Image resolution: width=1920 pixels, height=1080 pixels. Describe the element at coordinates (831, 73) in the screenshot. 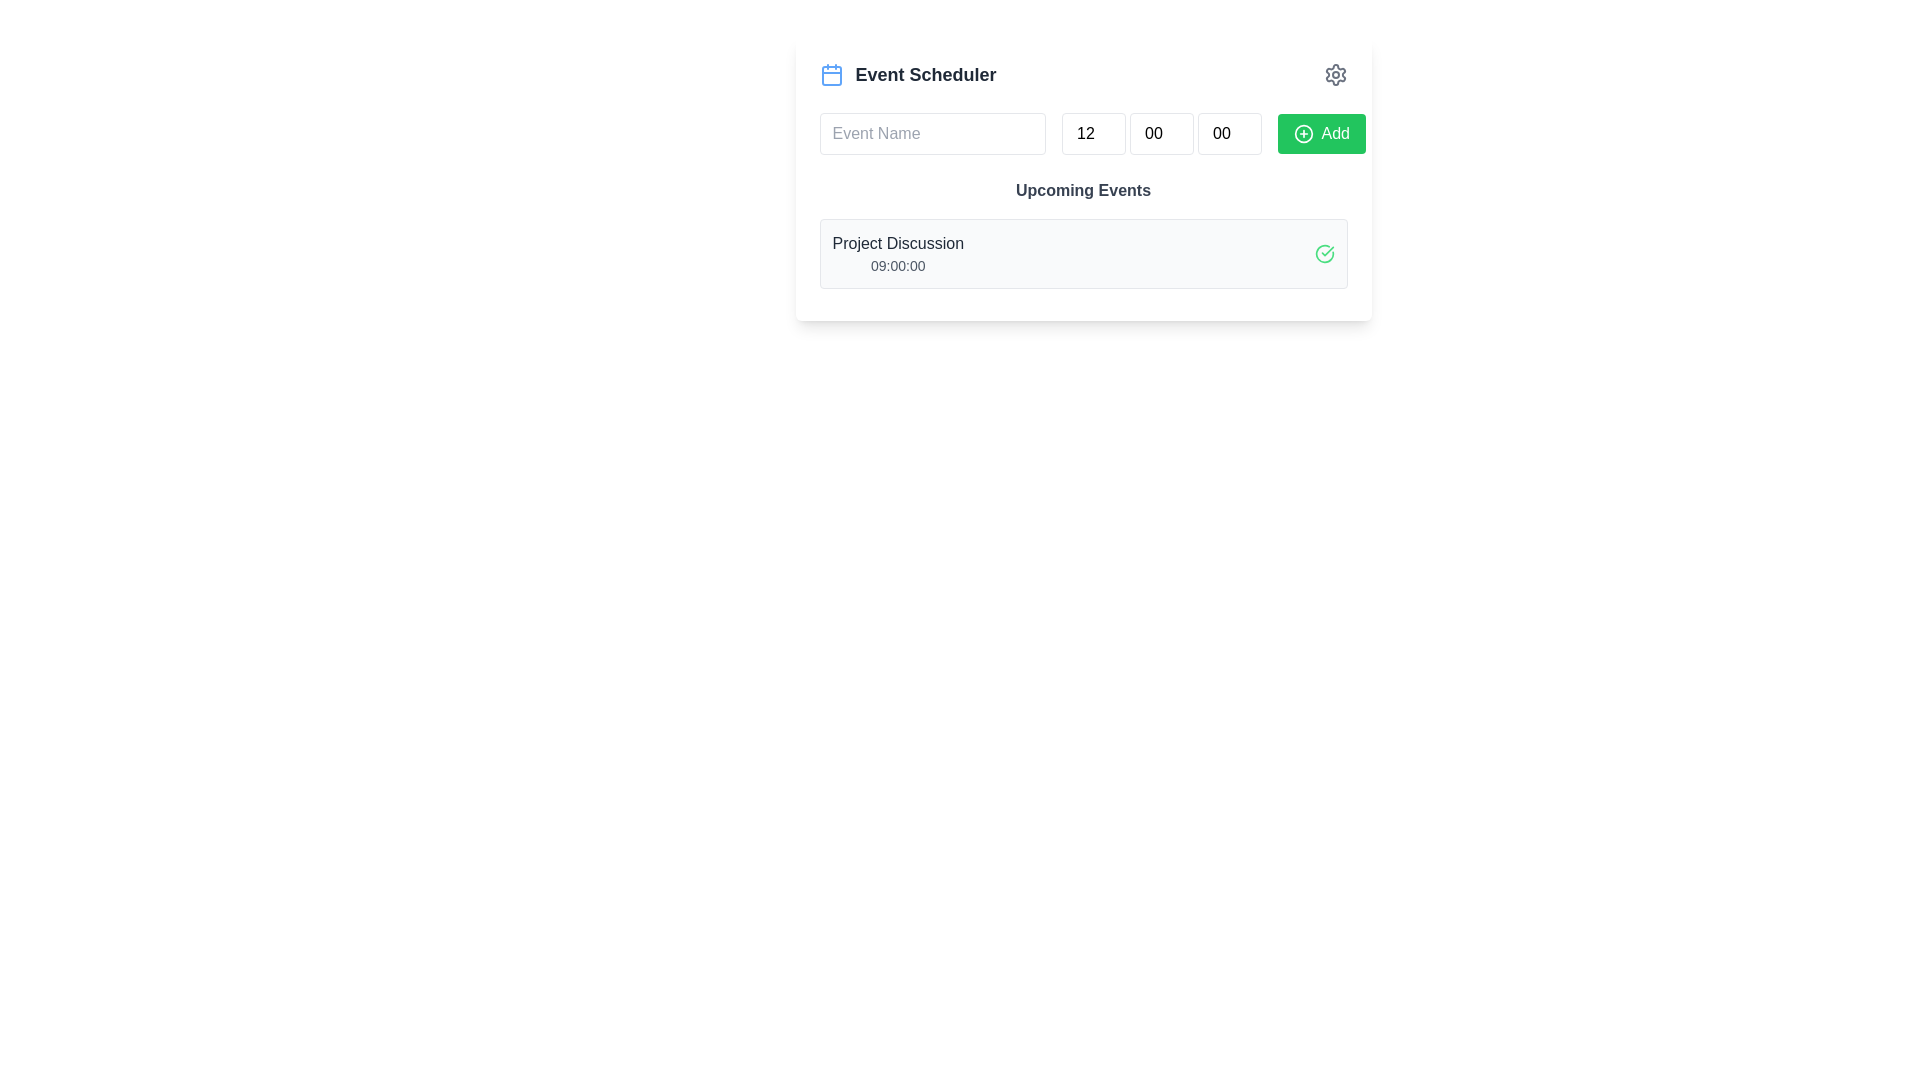

I see `the calendar icon located in the header area to the left of the bold text 'Event Scheduler'` at that location.